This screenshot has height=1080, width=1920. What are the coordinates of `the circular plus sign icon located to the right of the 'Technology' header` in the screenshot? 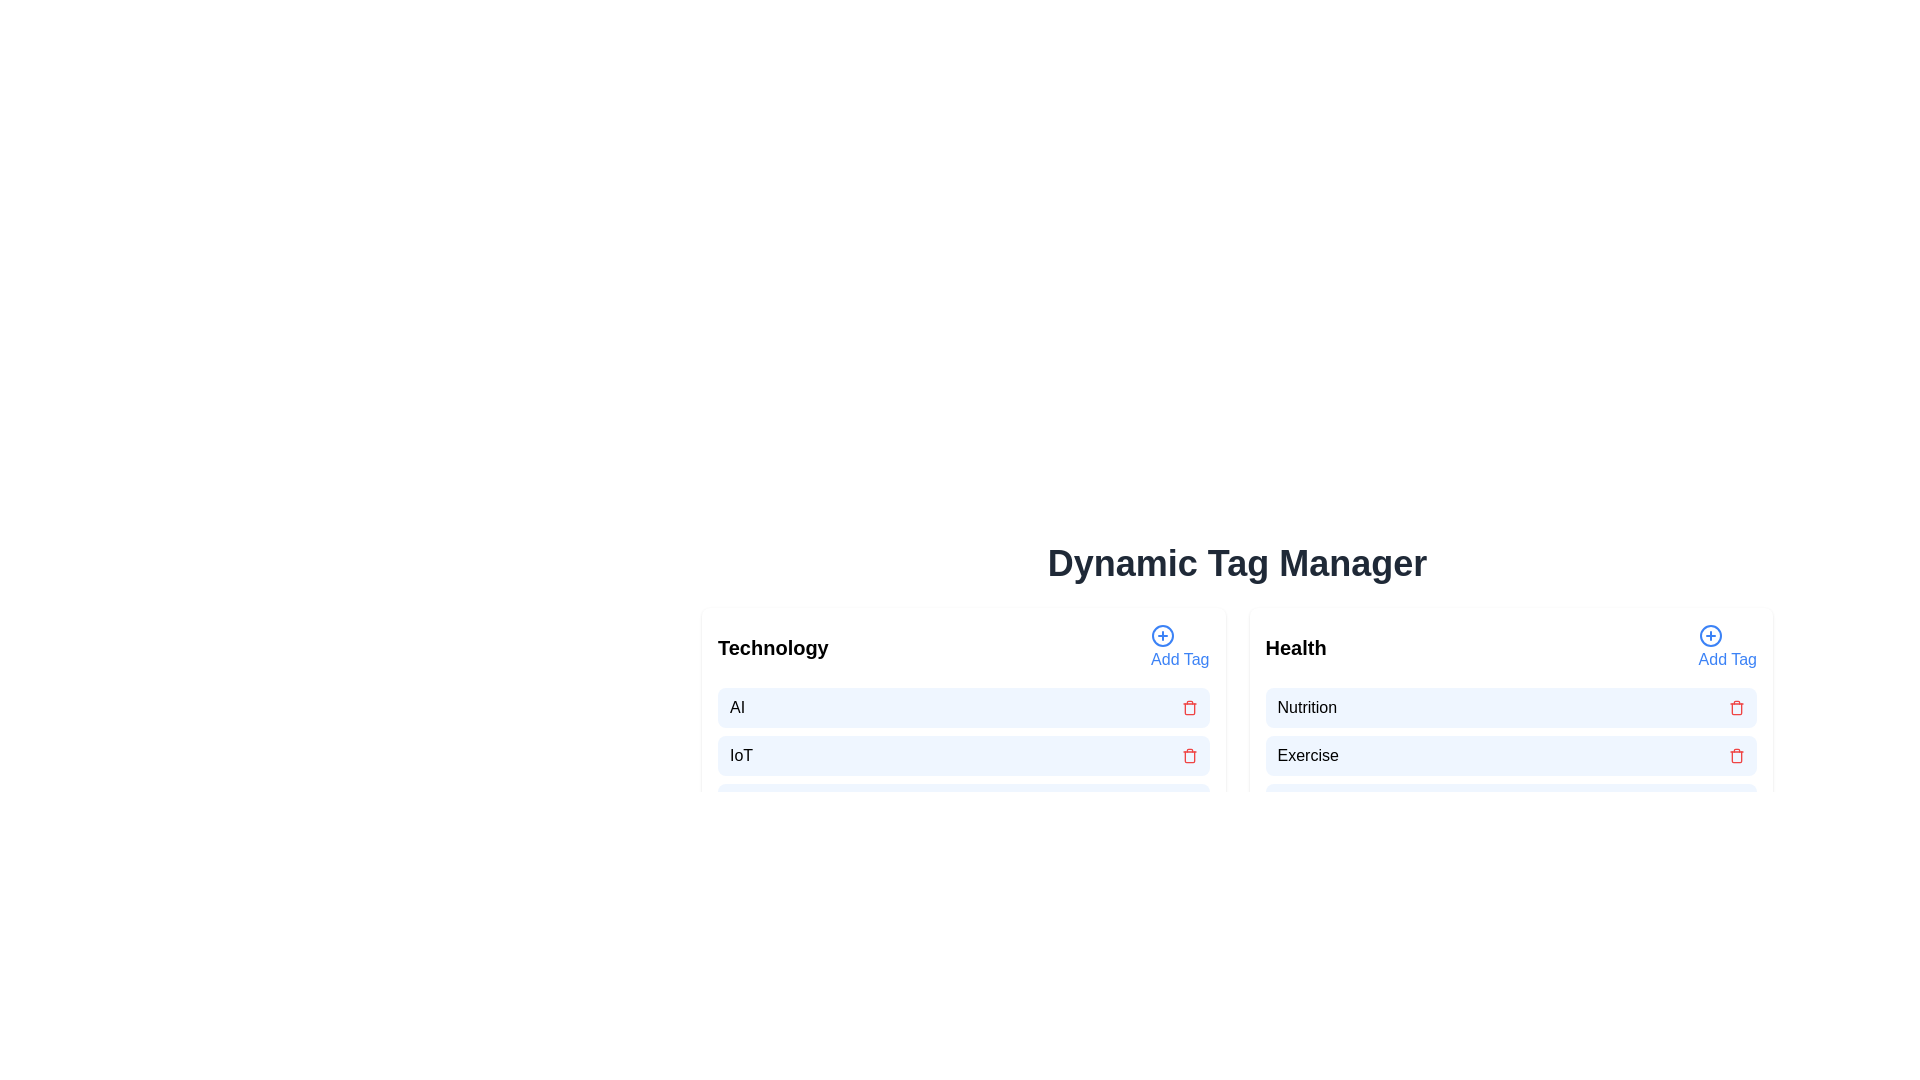 It's located at (1163, 636).